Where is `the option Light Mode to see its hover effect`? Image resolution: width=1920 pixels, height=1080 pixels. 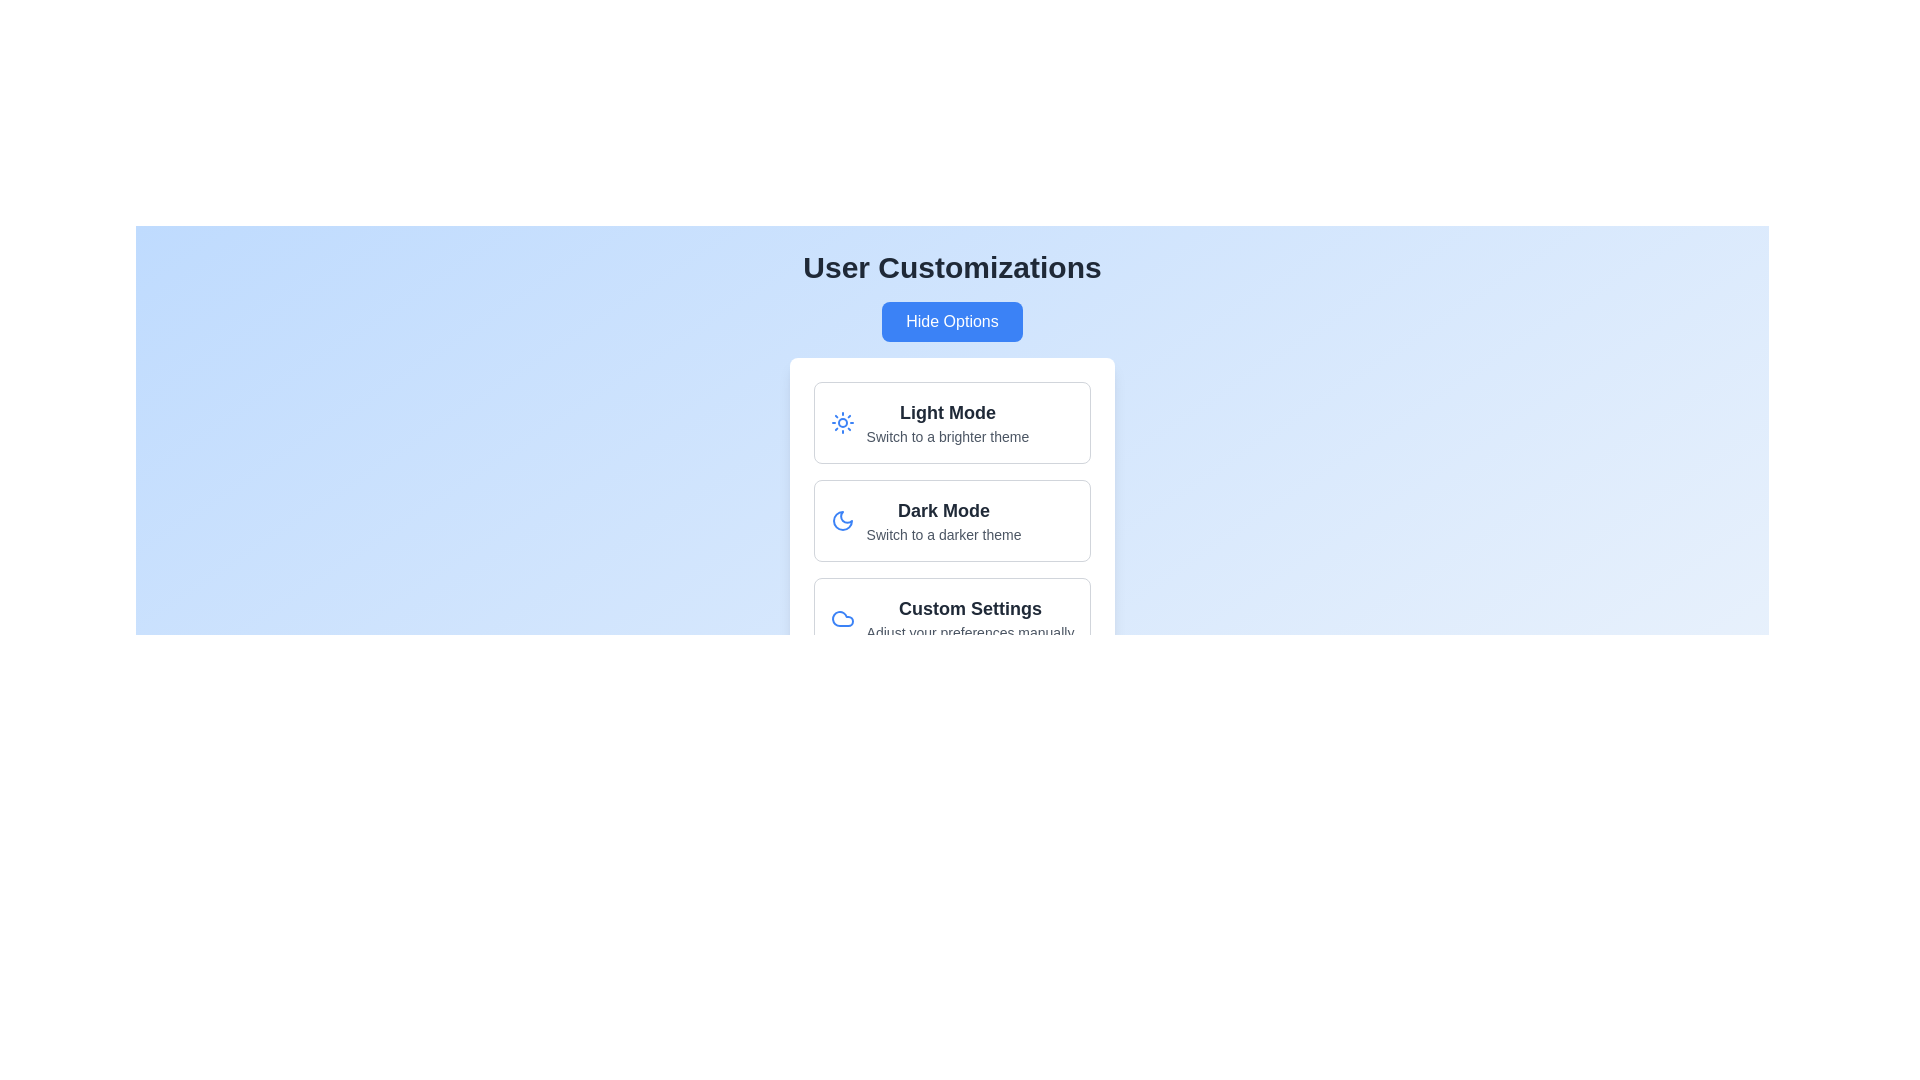 the option Light Mode to see its hover effect is located at coordinates (951, 422).